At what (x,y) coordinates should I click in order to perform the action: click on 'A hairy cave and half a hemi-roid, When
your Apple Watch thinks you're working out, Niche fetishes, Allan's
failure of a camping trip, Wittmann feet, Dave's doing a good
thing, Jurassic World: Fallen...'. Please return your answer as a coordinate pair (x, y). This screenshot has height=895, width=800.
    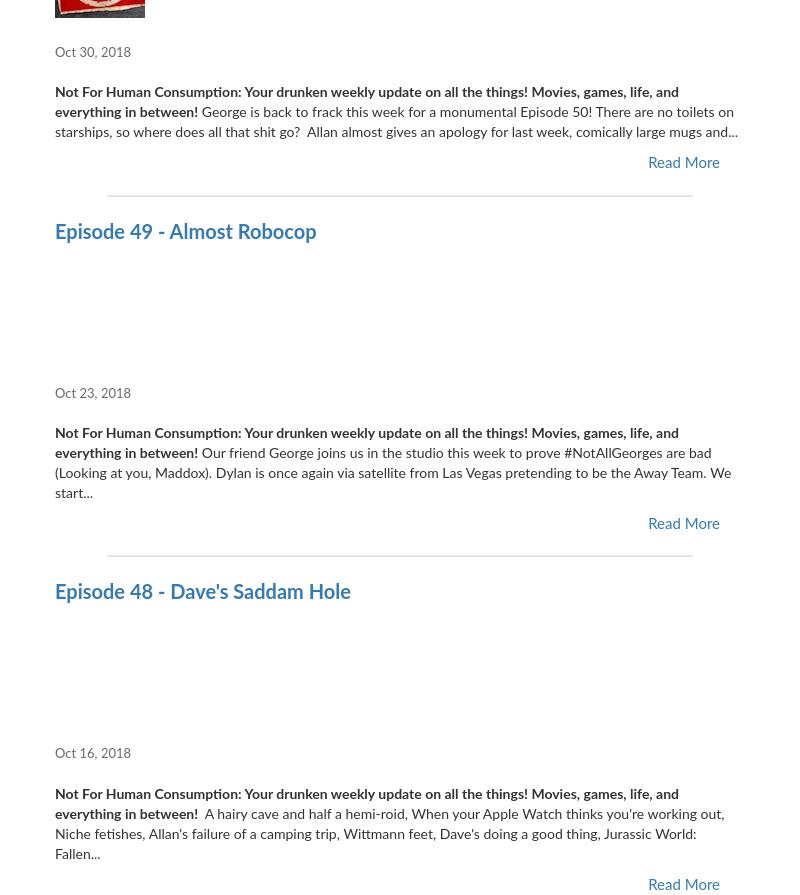
    Looking at the image, I should click on (388, 832).